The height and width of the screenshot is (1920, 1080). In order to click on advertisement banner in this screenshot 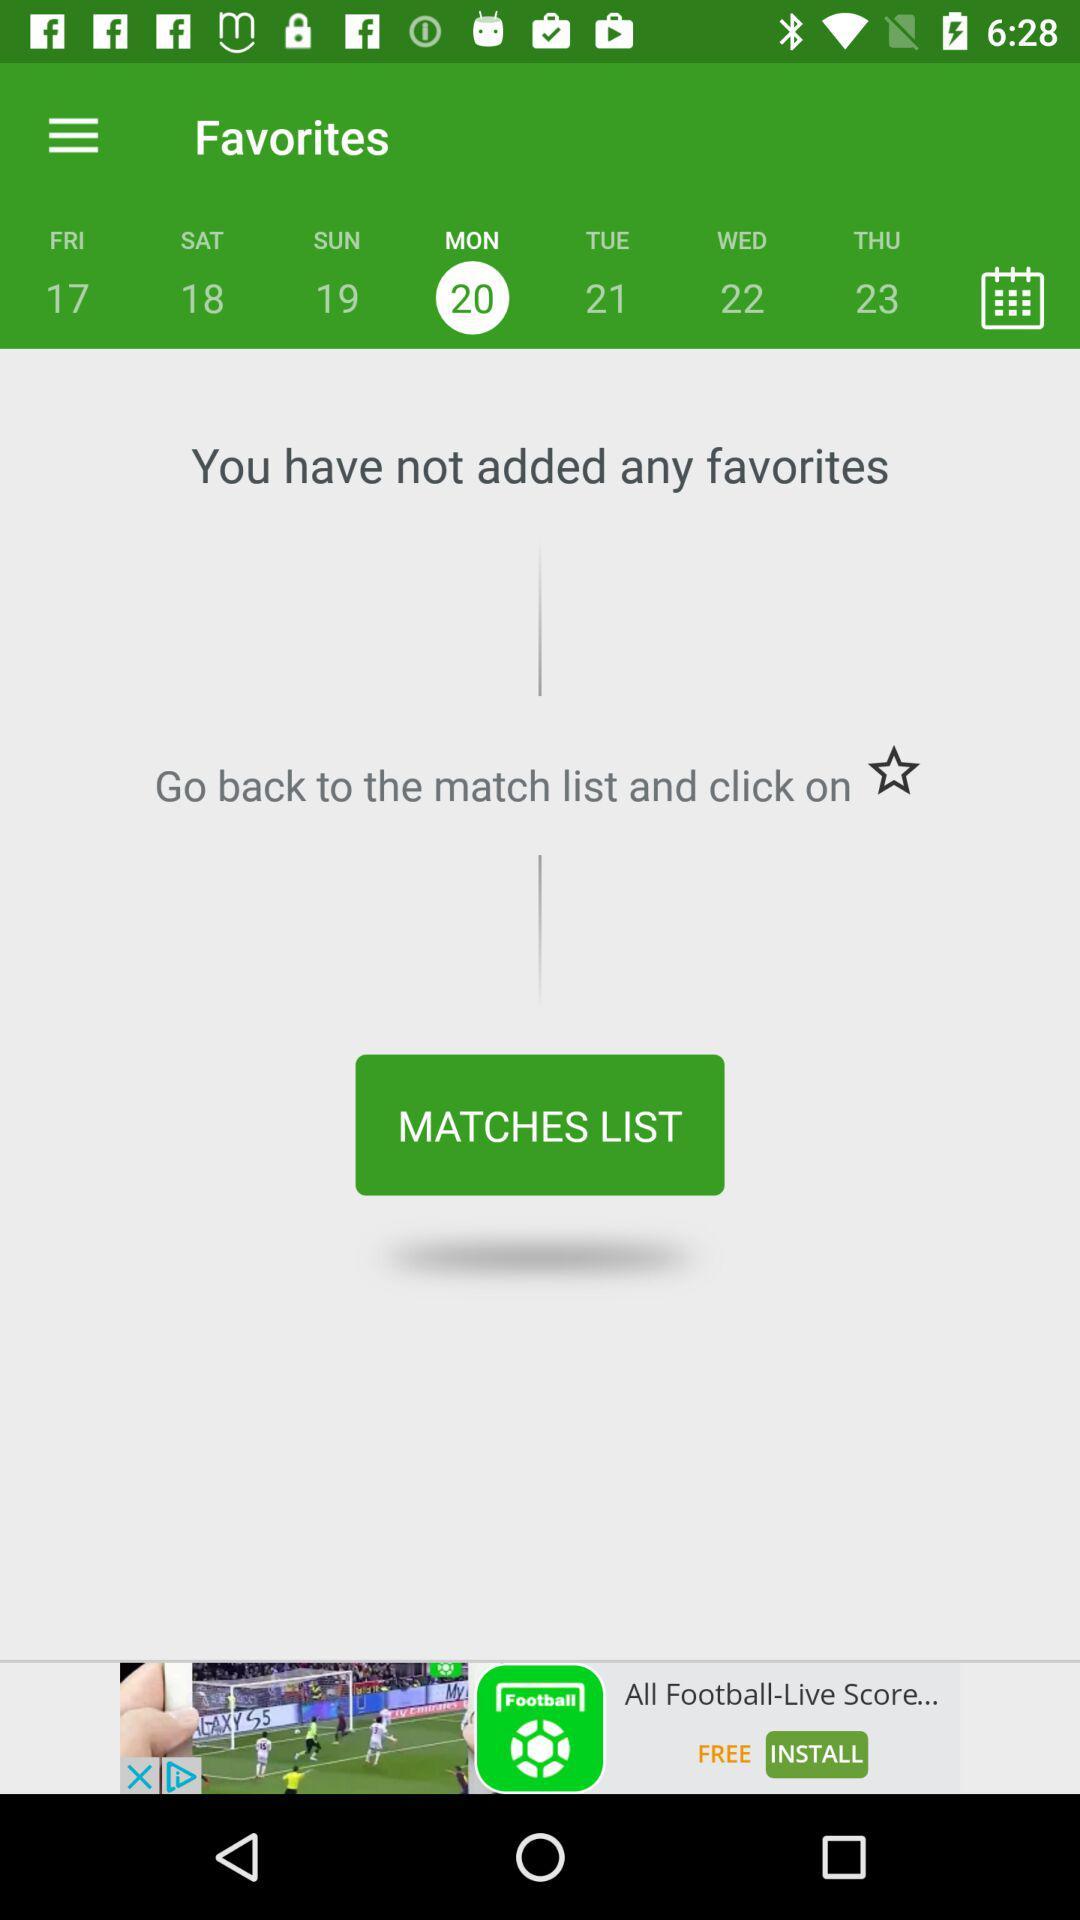, I will do `click(540, 1727)`.